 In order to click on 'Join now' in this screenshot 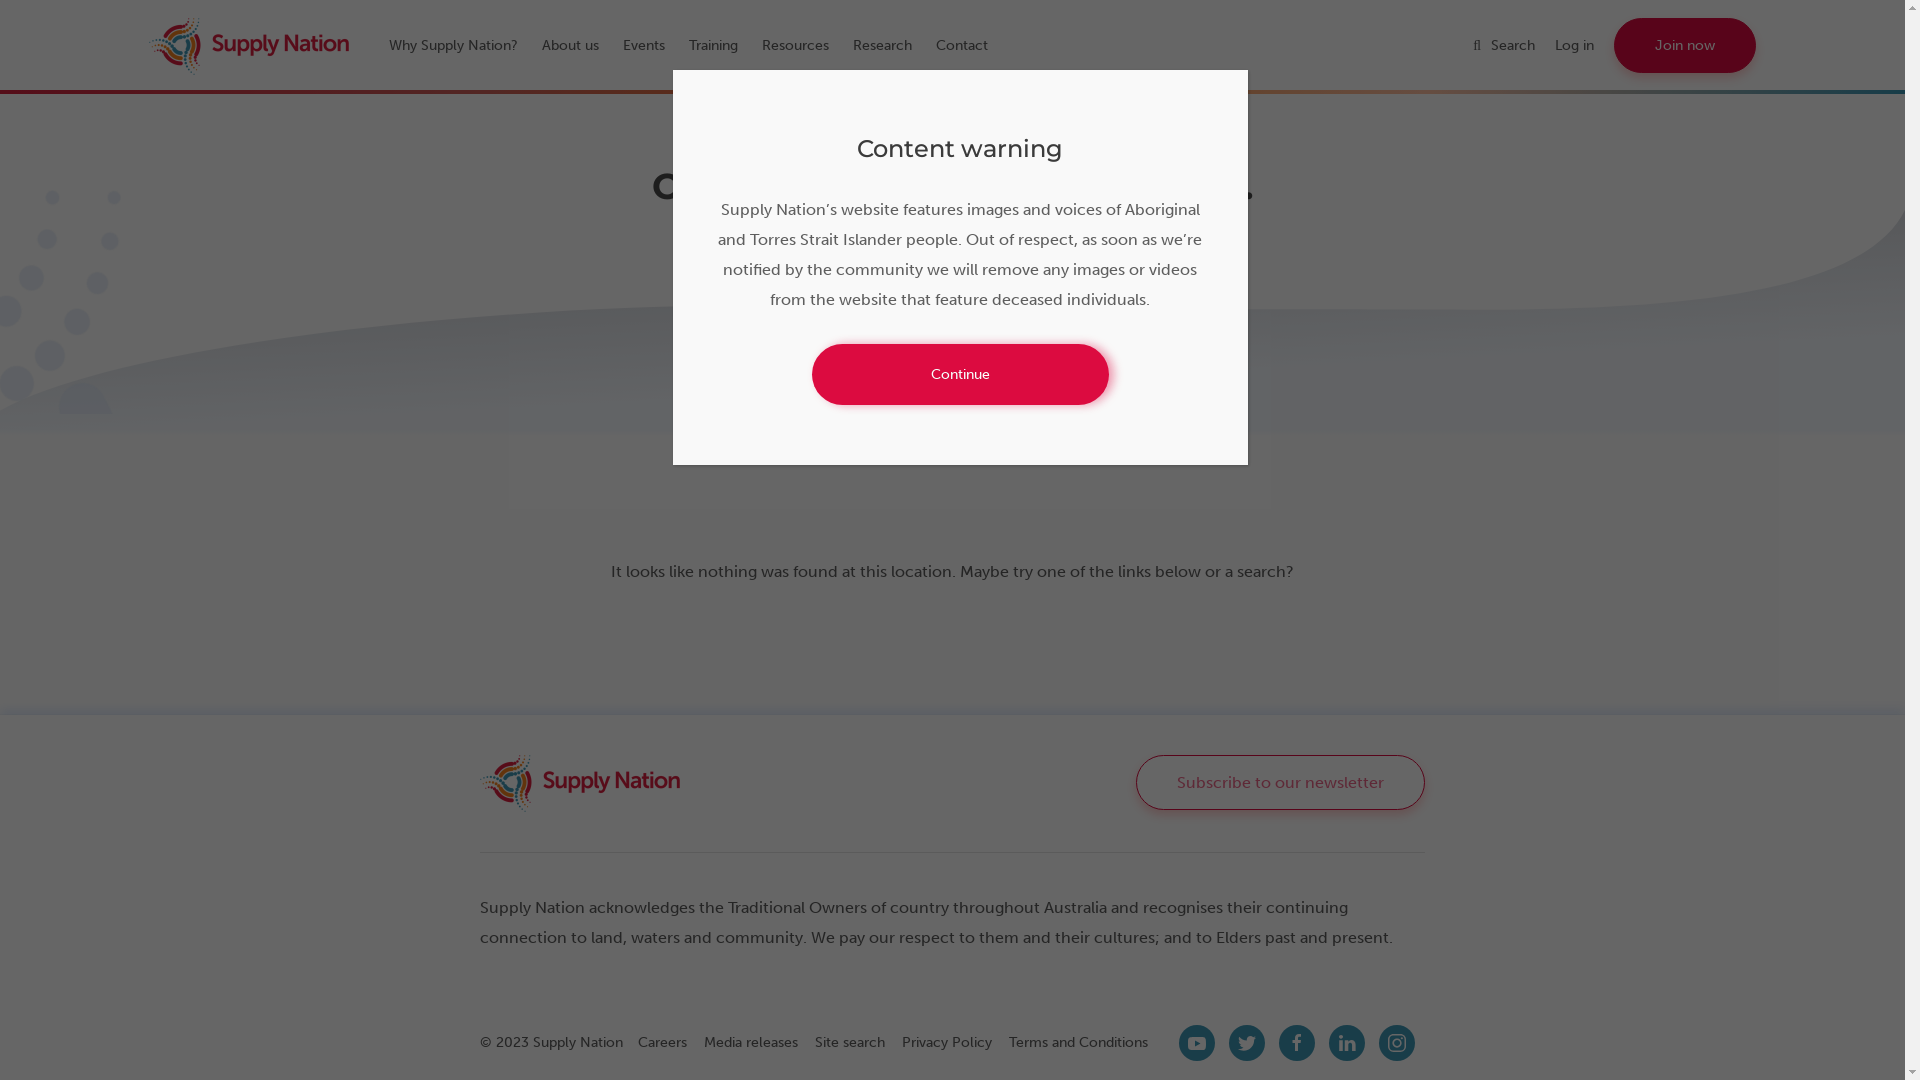, I will do `click(1683, 45)`.